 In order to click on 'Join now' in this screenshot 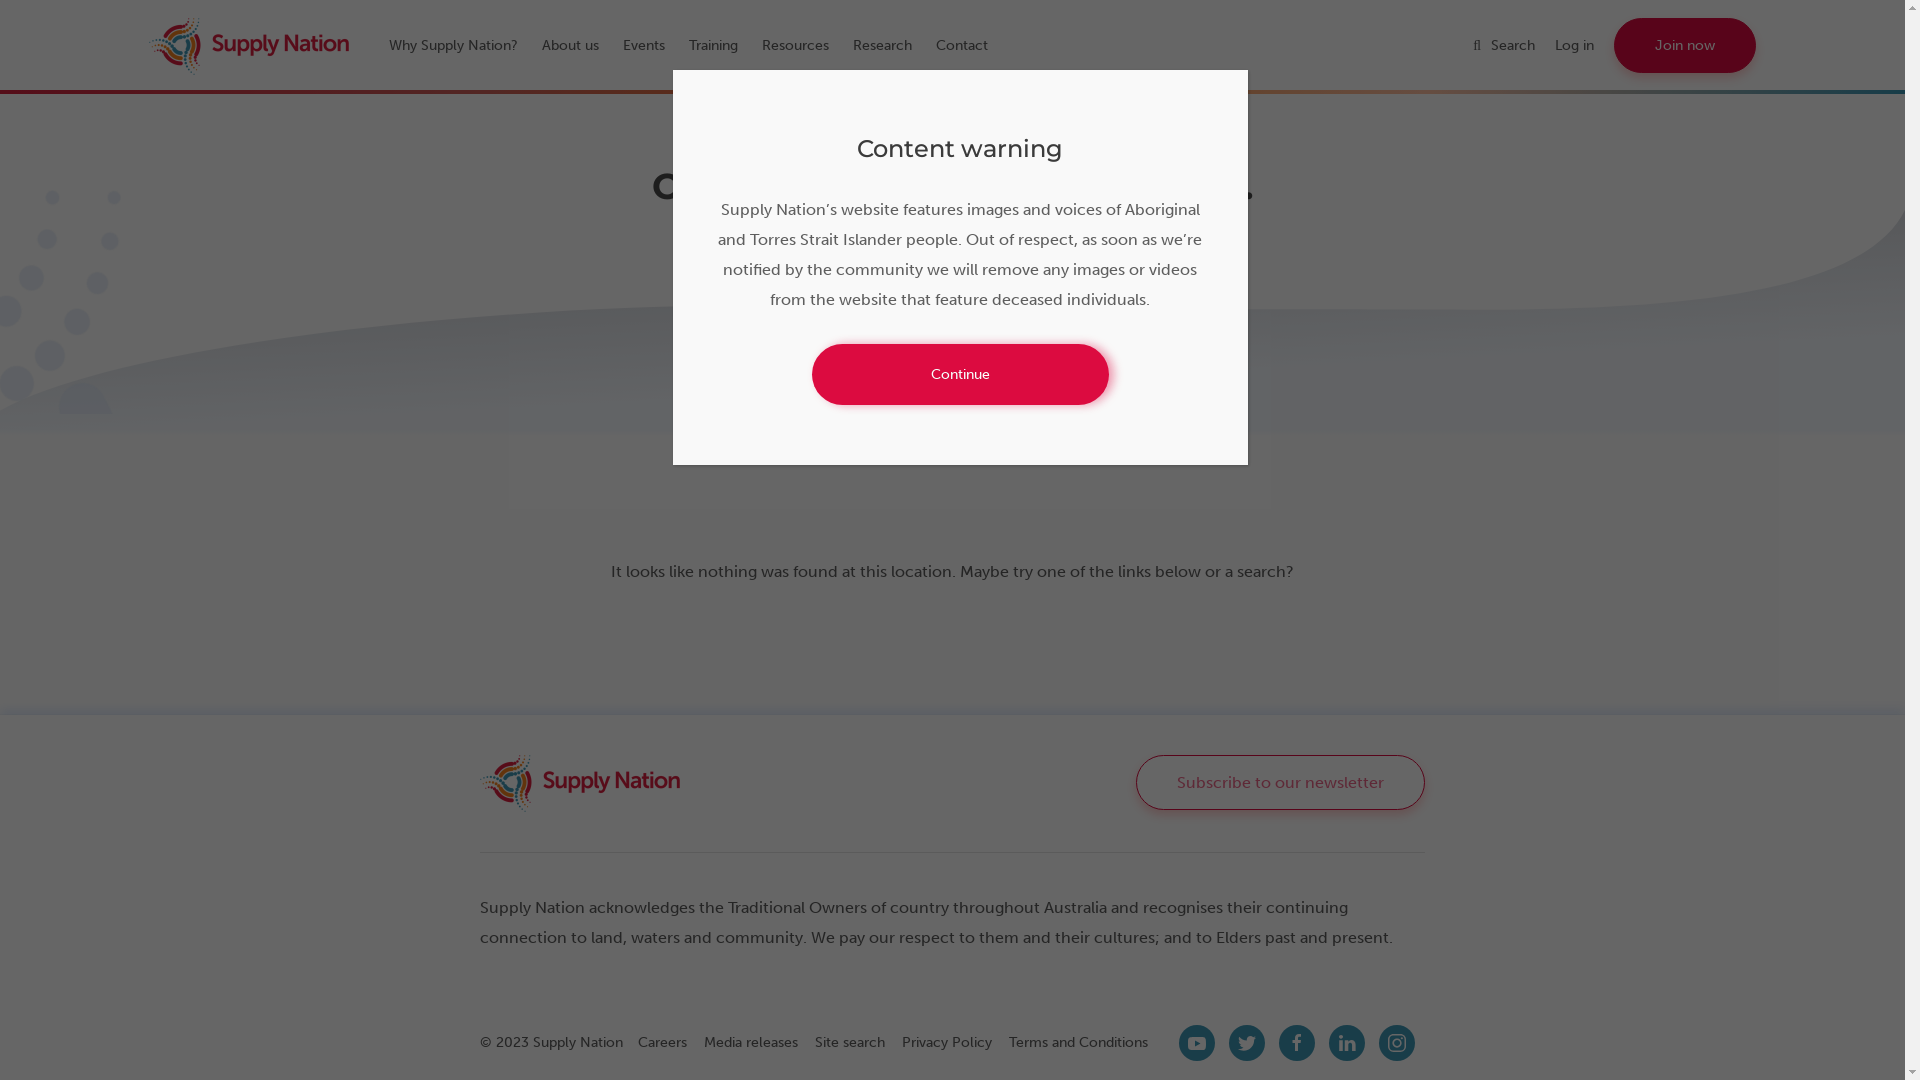, I will do `click(1683, 45)`.